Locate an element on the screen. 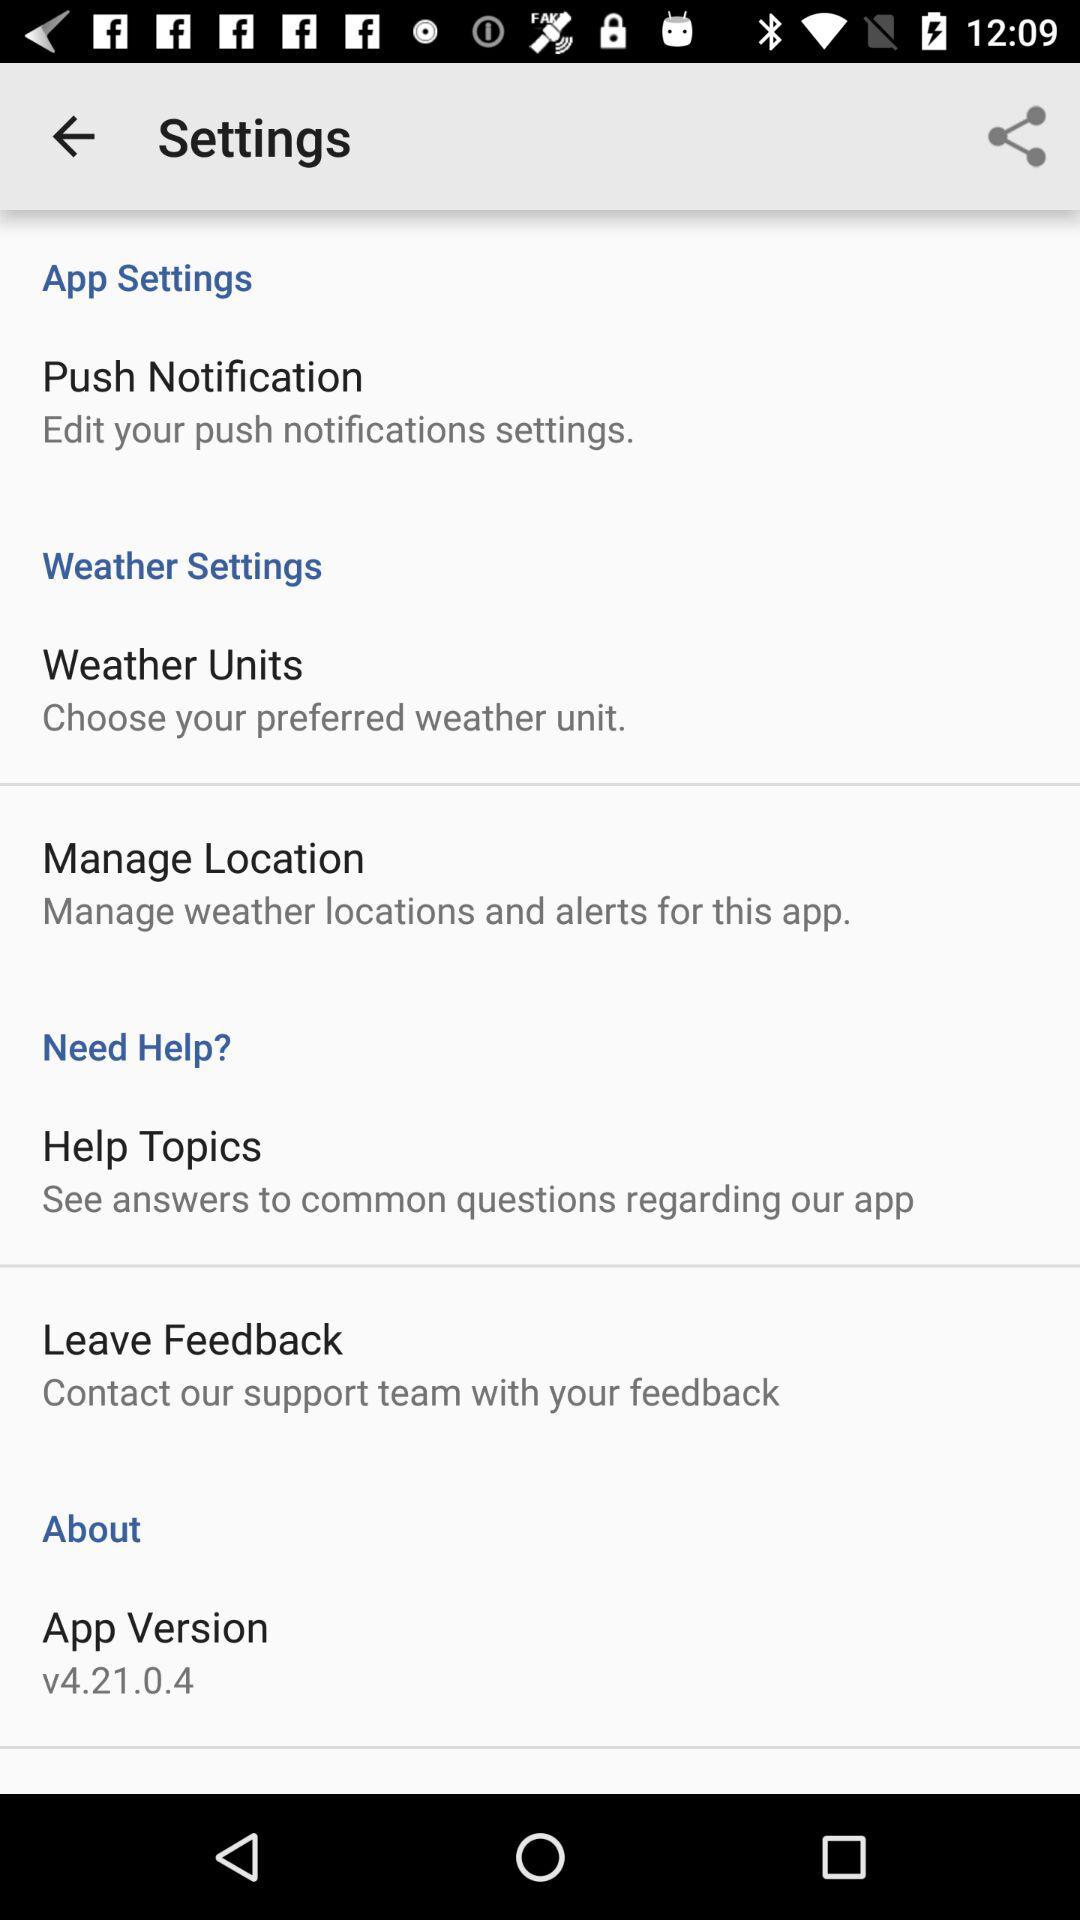 Image resolution: width=1080 pixels, height=1920 pixels. the edit your push icon is located at coordinates (337, 427).